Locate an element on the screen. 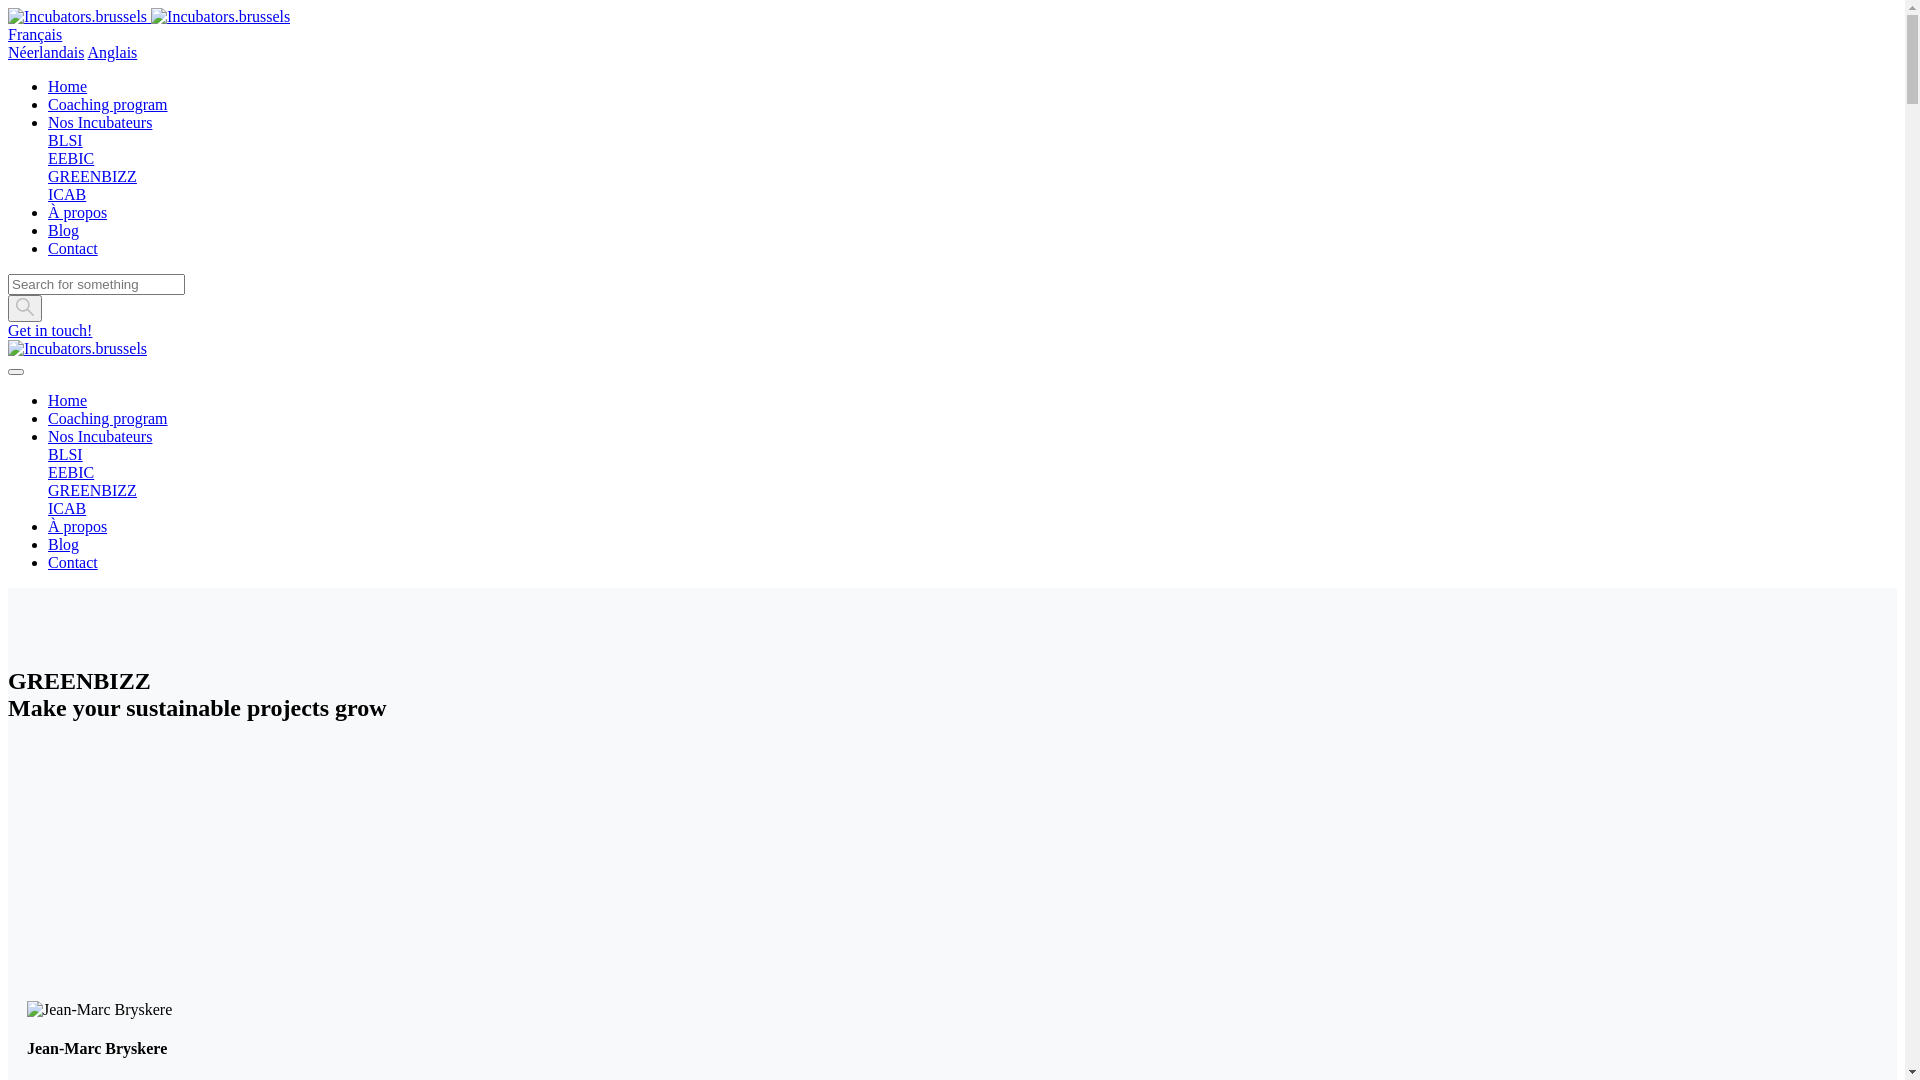 The height and width of the screenshot is (1080, 1920). 'GREENBIZZ' is located at coordinates (91, 175).